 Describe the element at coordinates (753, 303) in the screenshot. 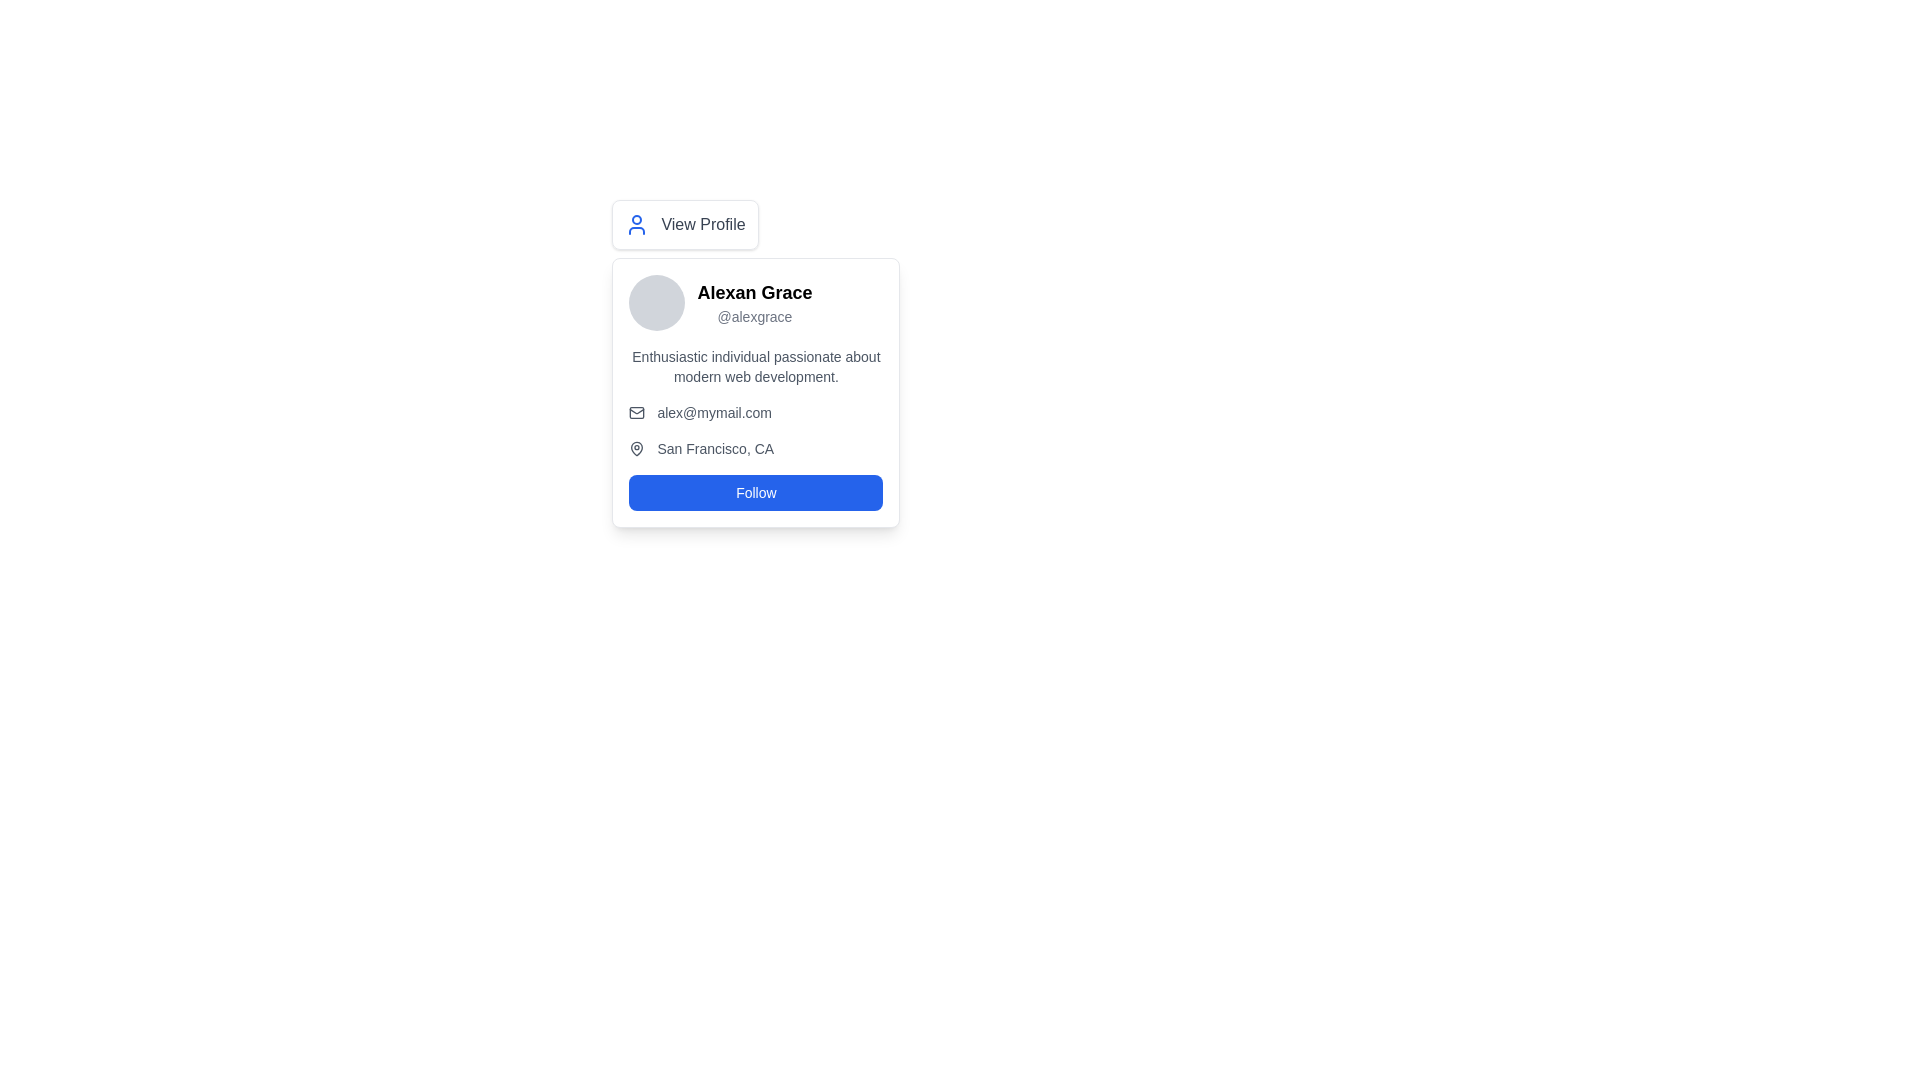

I see `the text block containing the user's name and username within the user profile card` at that location.